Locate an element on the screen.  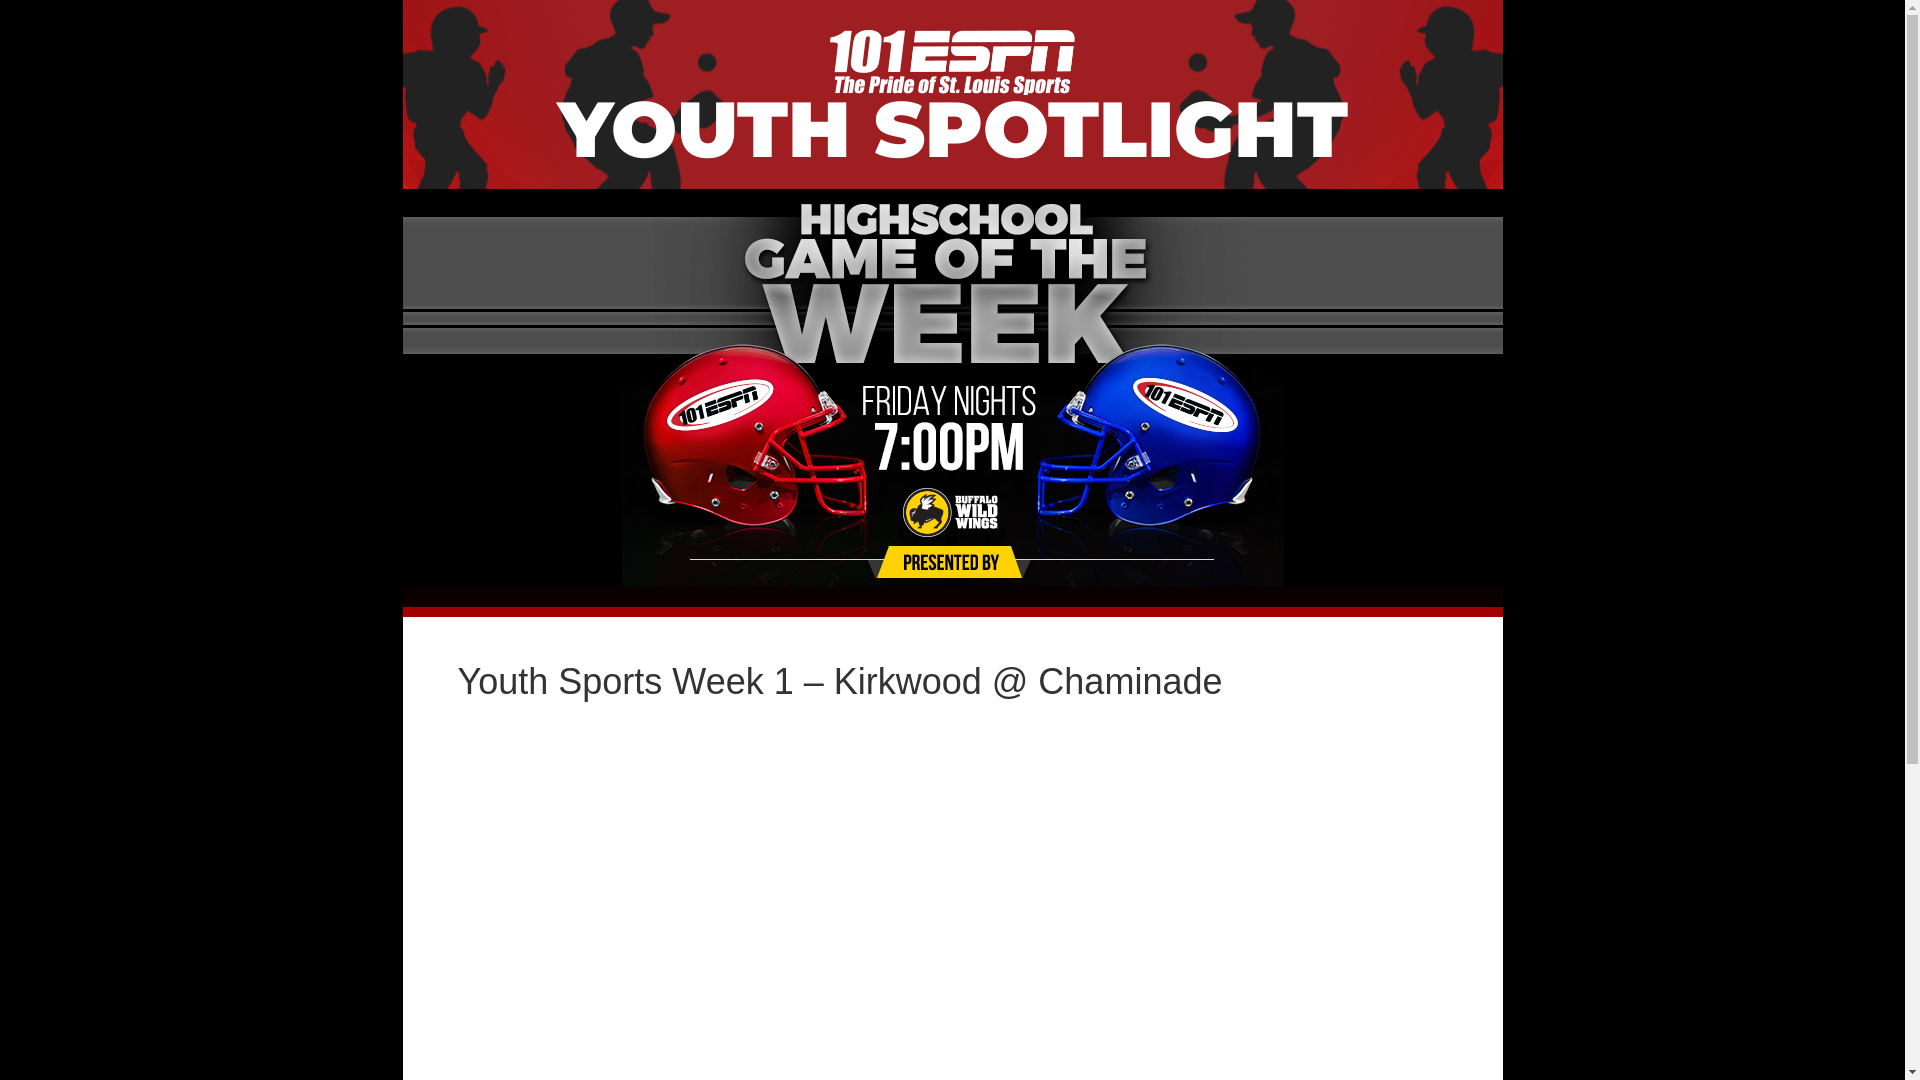
'Page-Header' is located at coordinates (952, 388).